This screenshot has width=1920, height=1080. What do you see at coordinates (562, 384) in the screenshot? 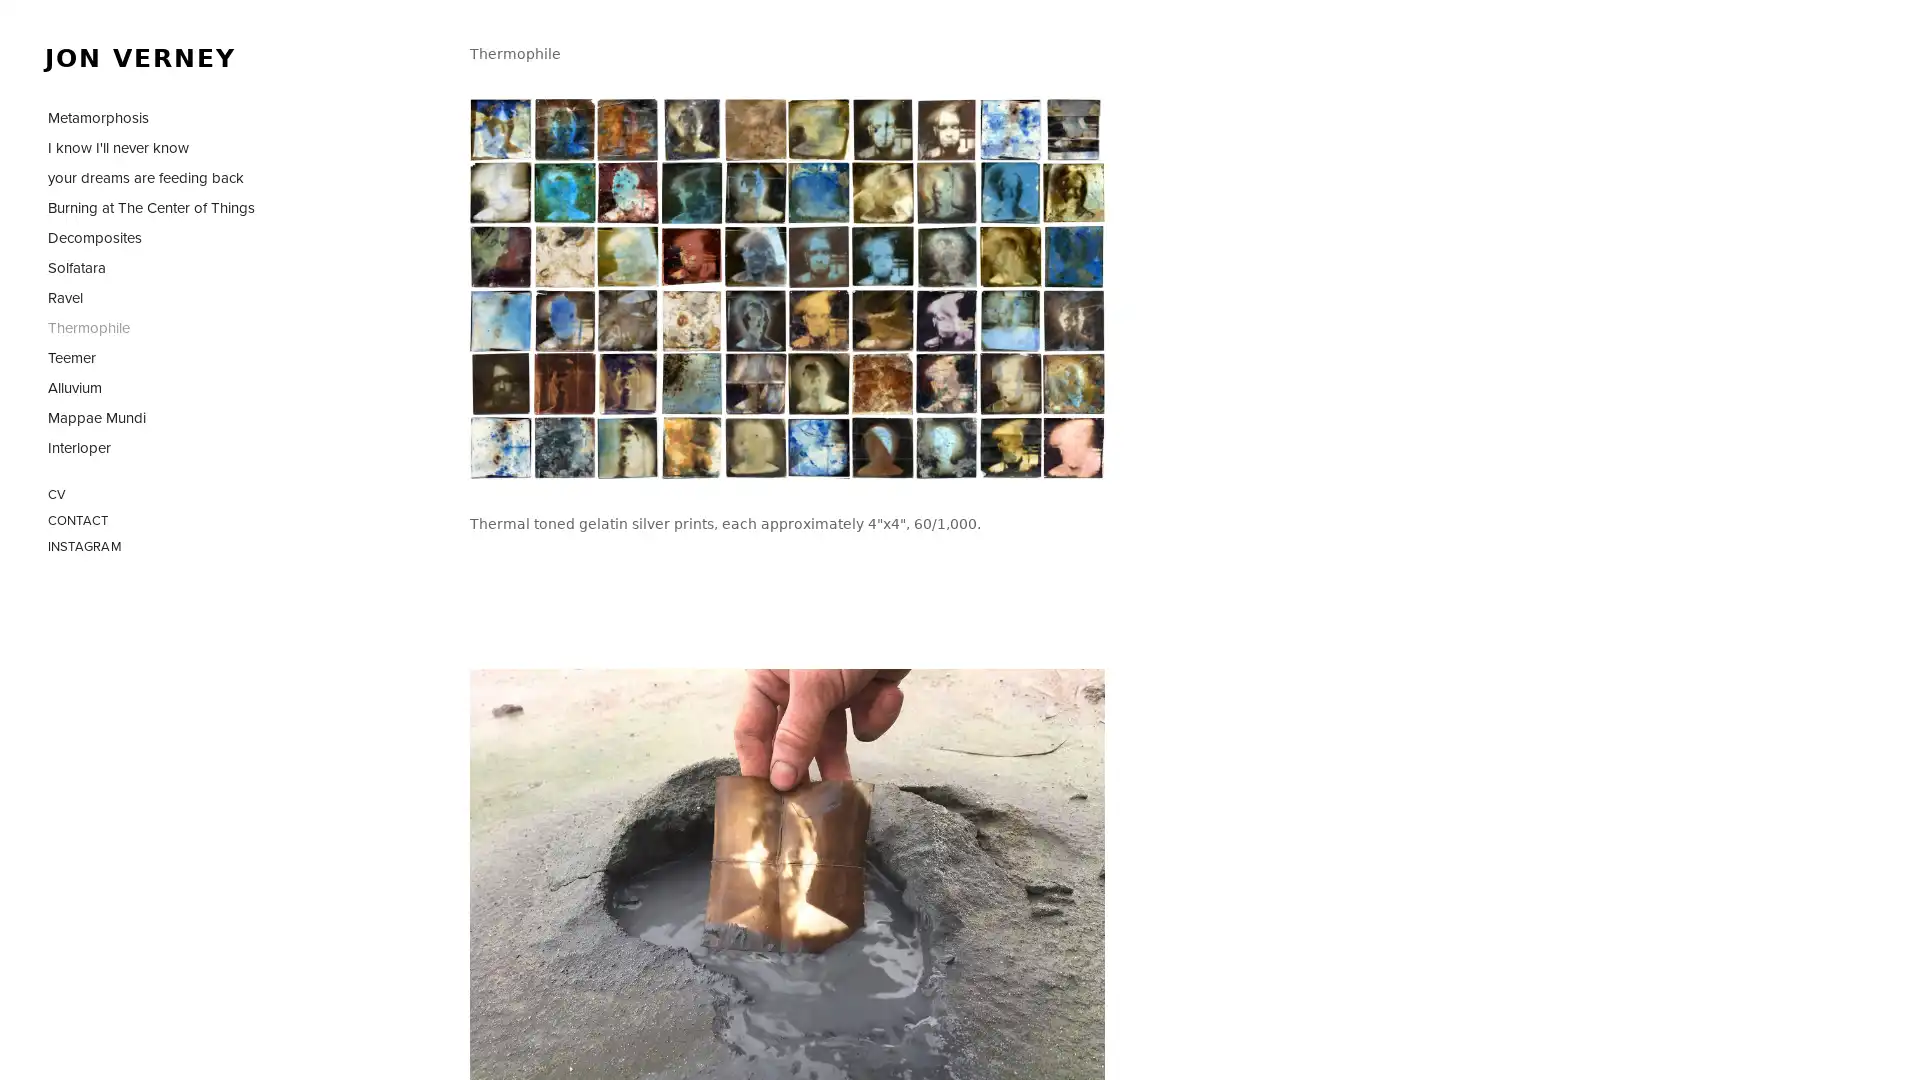
I see `View fullsize jon_verney_thermophile_18.jpg` at bounding box center [562, 384].